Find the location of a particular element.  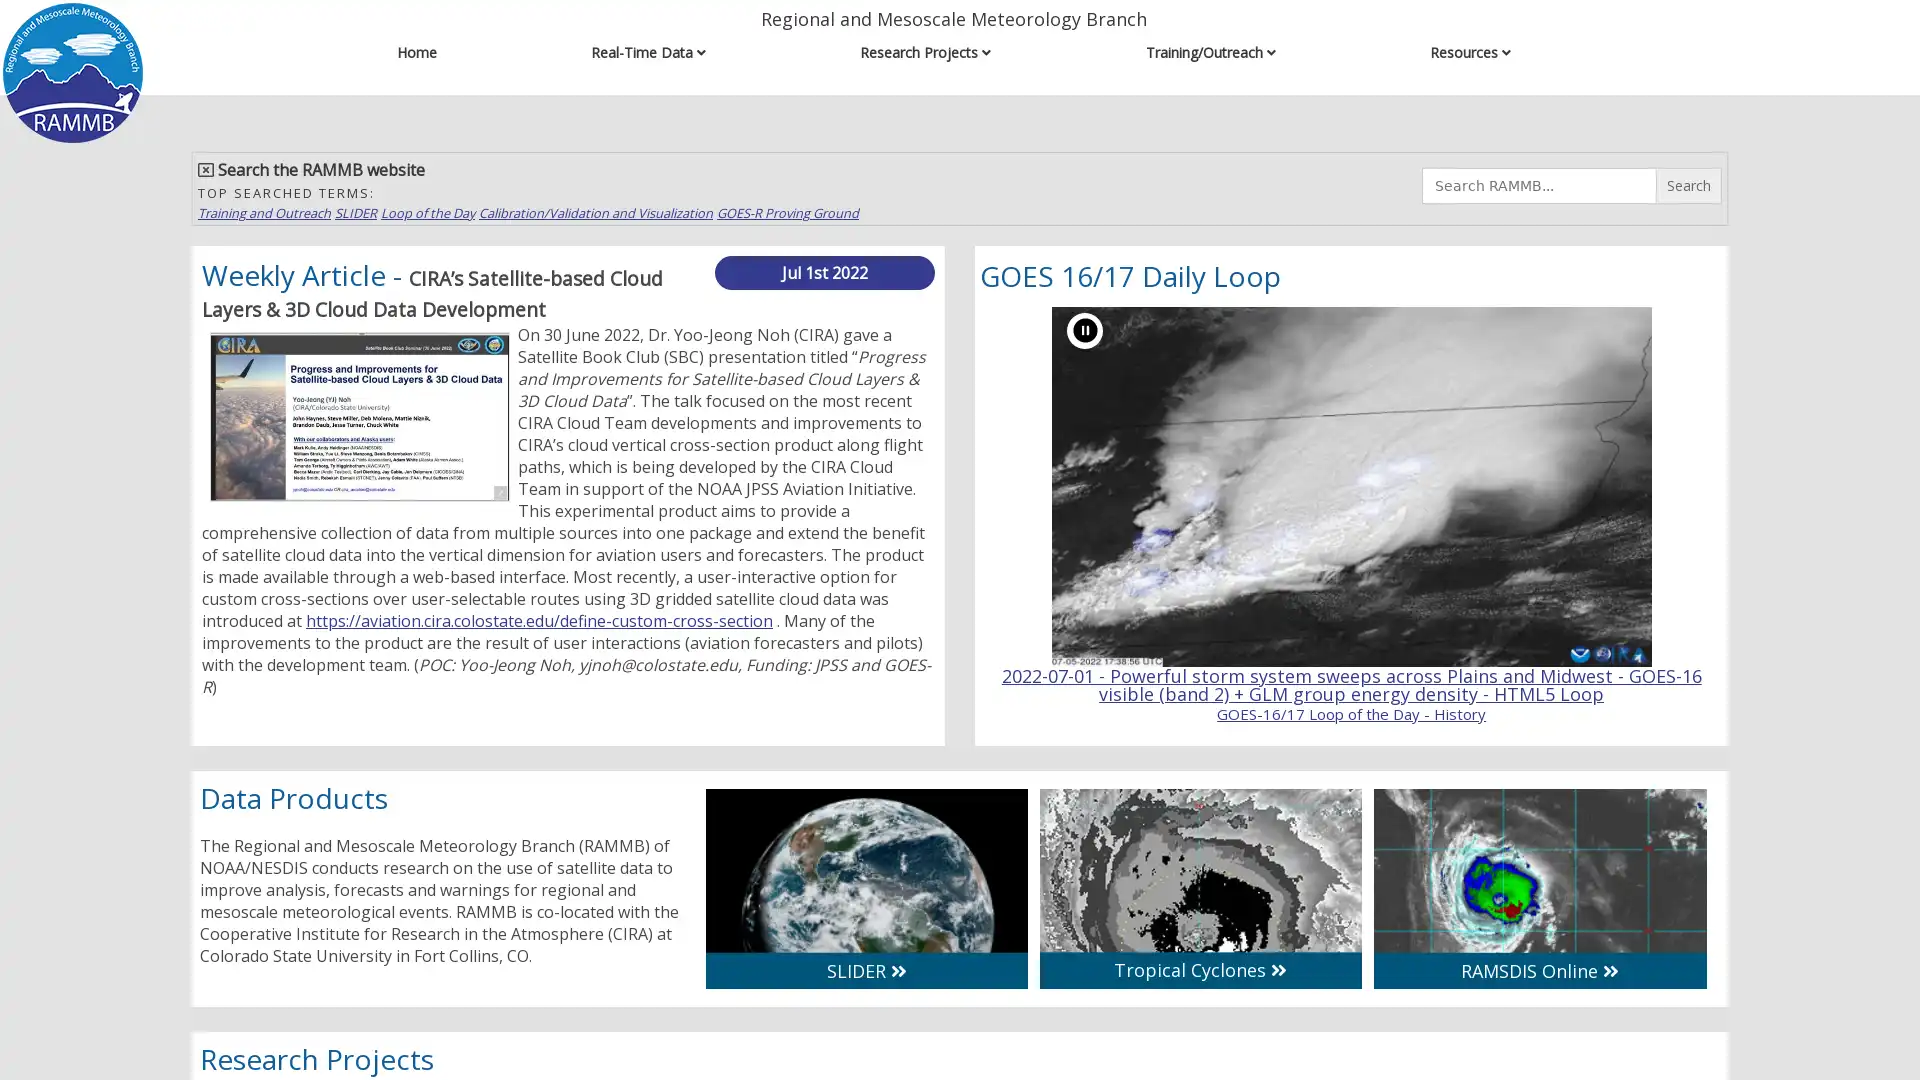

static image is located at coordinates (1083, 329).